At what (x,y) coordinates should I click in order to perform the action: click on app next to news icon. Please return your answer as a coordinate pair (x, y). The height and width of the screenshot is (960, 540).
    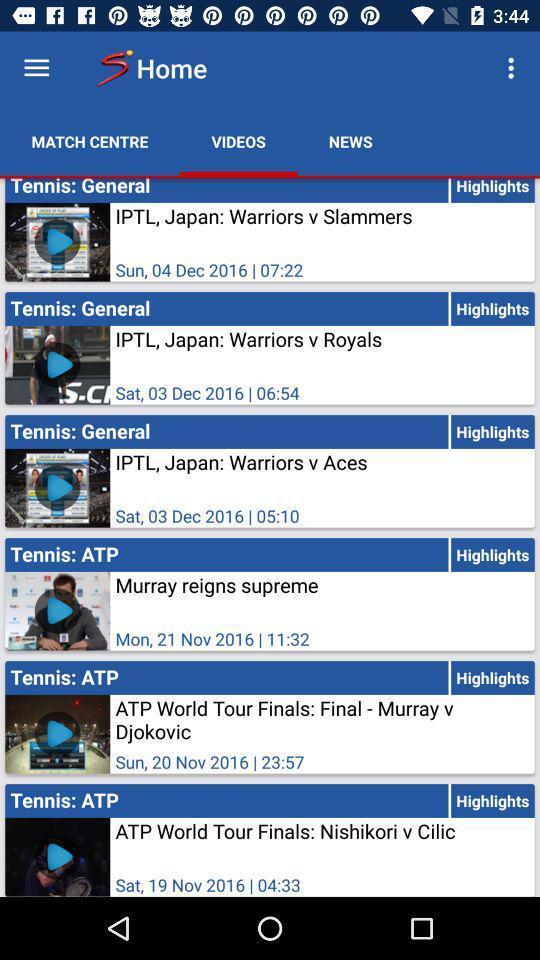
    Looking at the image, I should click on (238, 140).